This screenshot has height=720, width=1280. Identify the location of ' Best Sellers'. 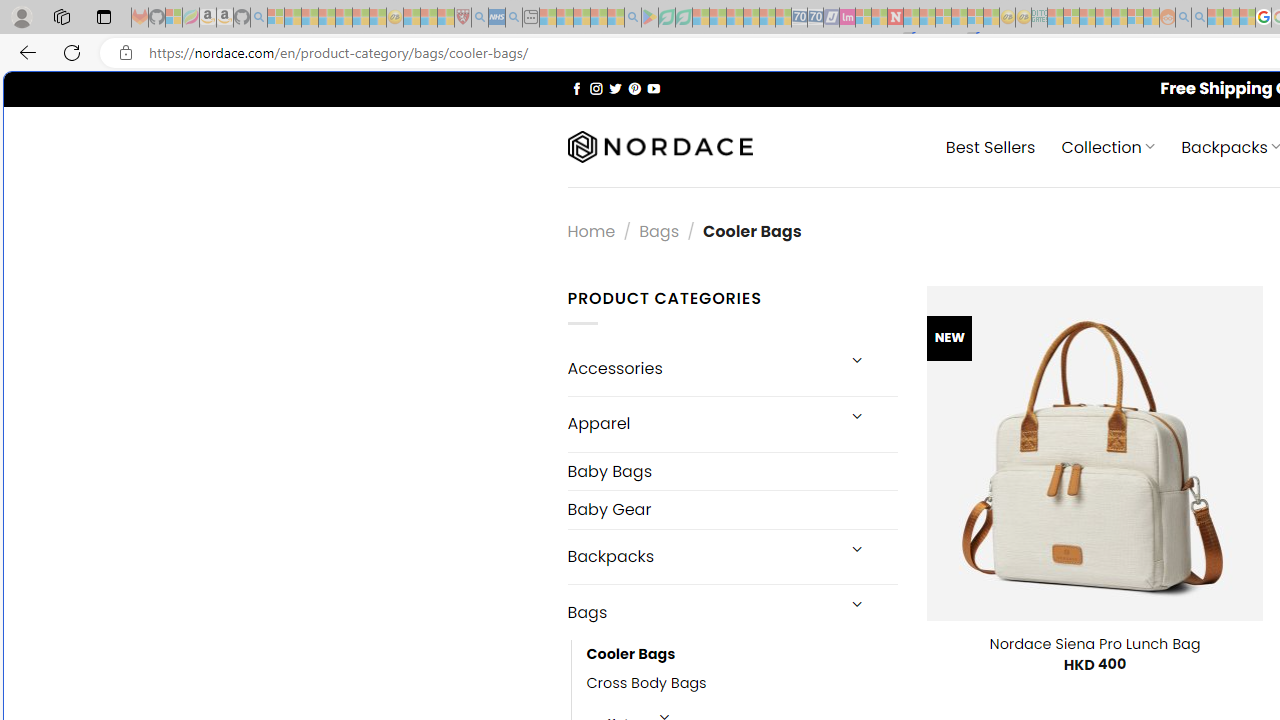
(990, 145).